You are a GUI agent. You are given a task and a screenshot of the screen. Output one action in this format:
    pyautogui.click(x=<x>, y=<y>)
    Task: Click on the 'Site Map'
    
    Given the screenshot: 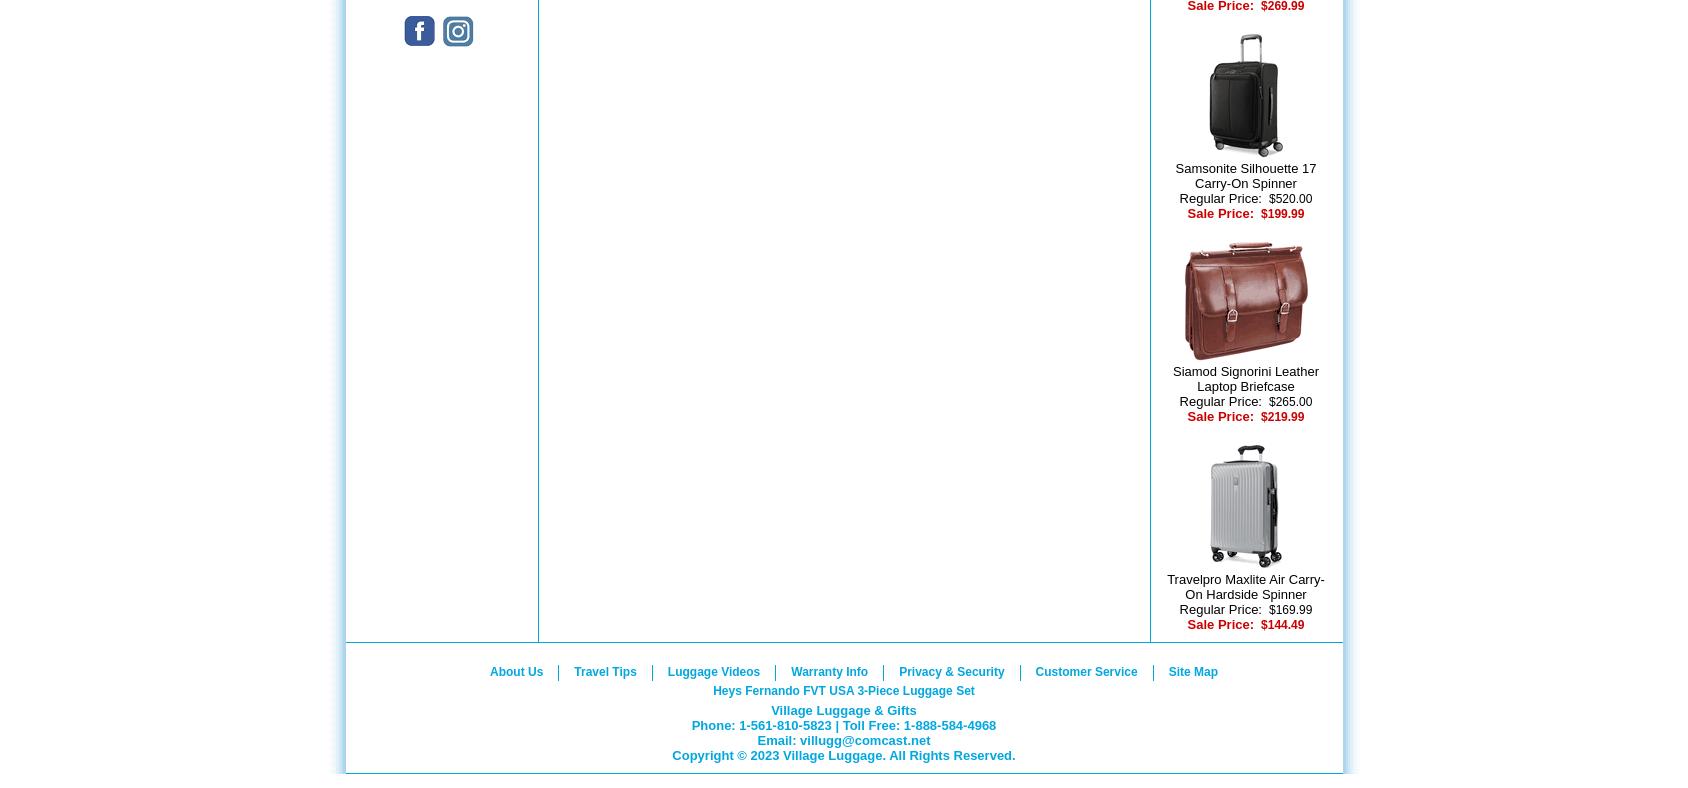 What is the action you would take?
    pyautogui.click(x=1192, y=671)
    